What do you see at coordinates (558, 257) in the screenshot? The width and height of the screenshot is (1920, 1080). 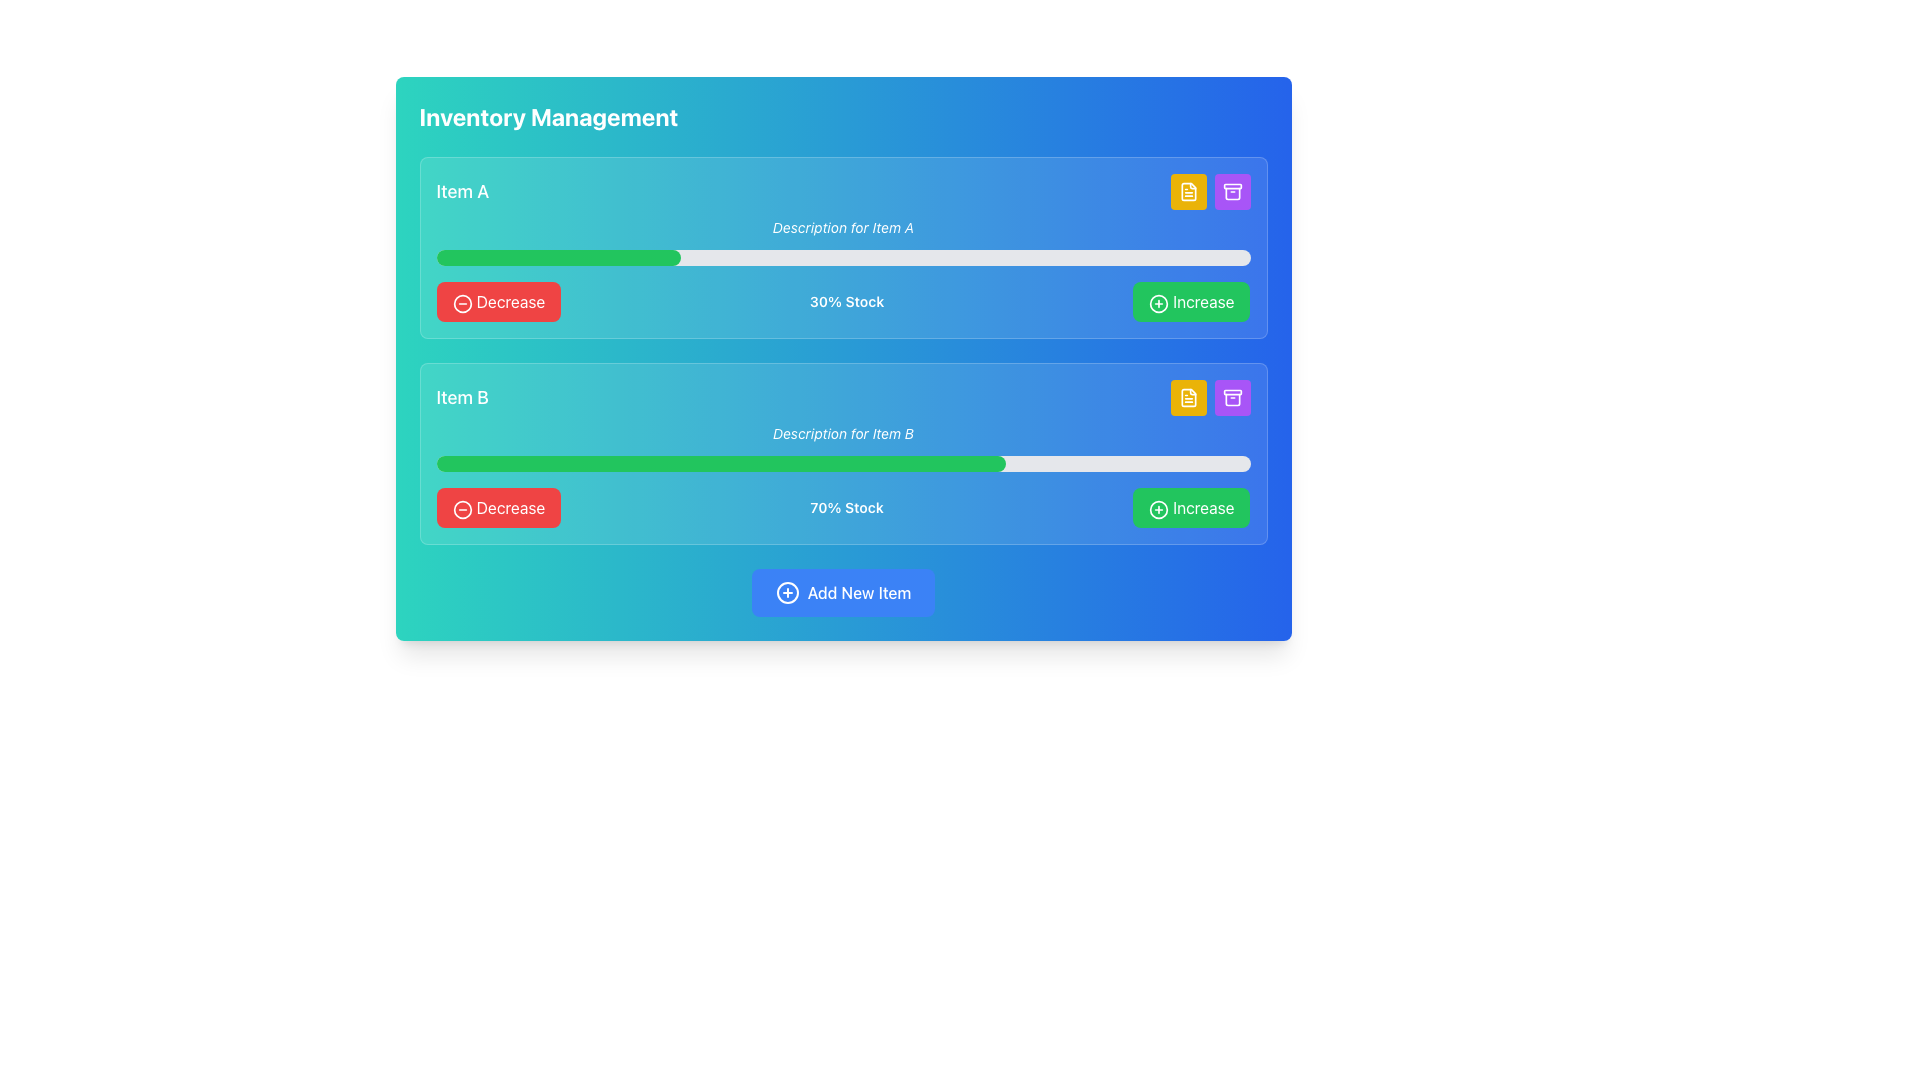 I see `the progress bar indicating 30% stock for 'Item A', located below 'Description for Item A'` at bounding box center [558, 257].